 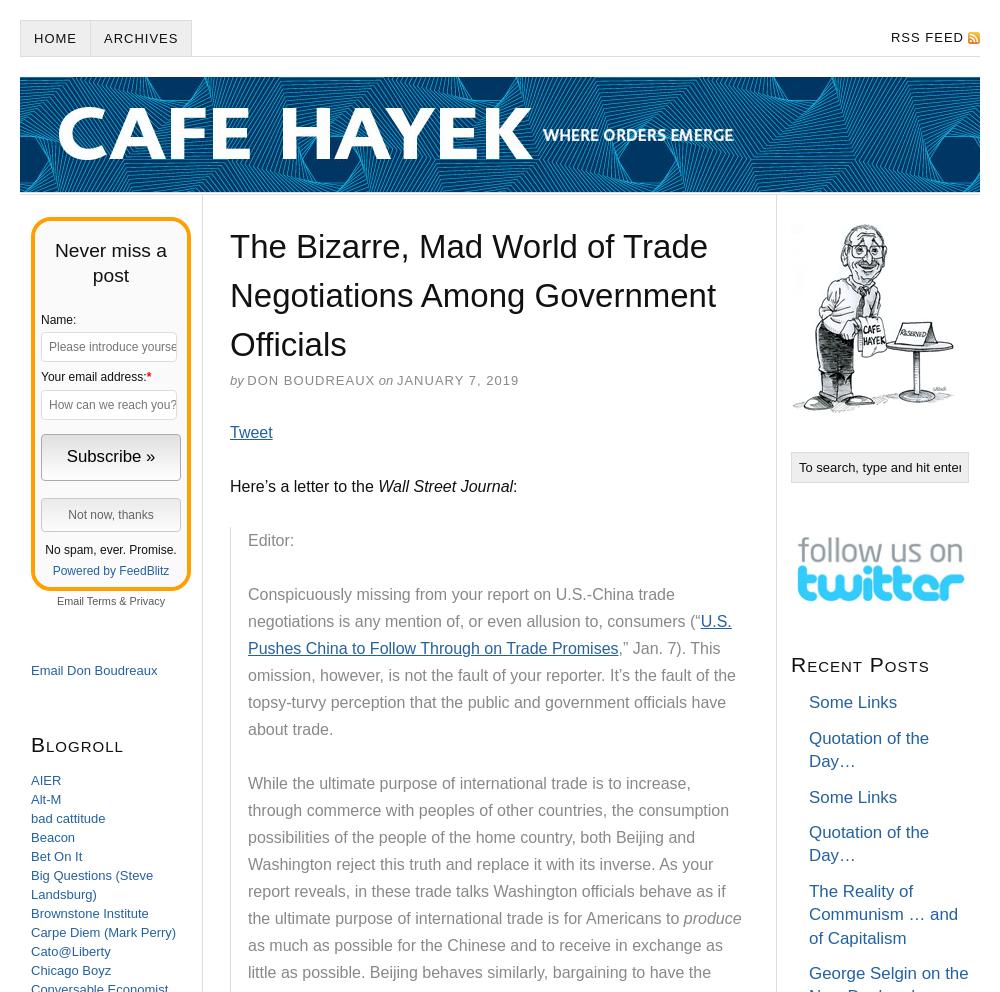 I want to click on 'Home', so click(x=55, y=37).